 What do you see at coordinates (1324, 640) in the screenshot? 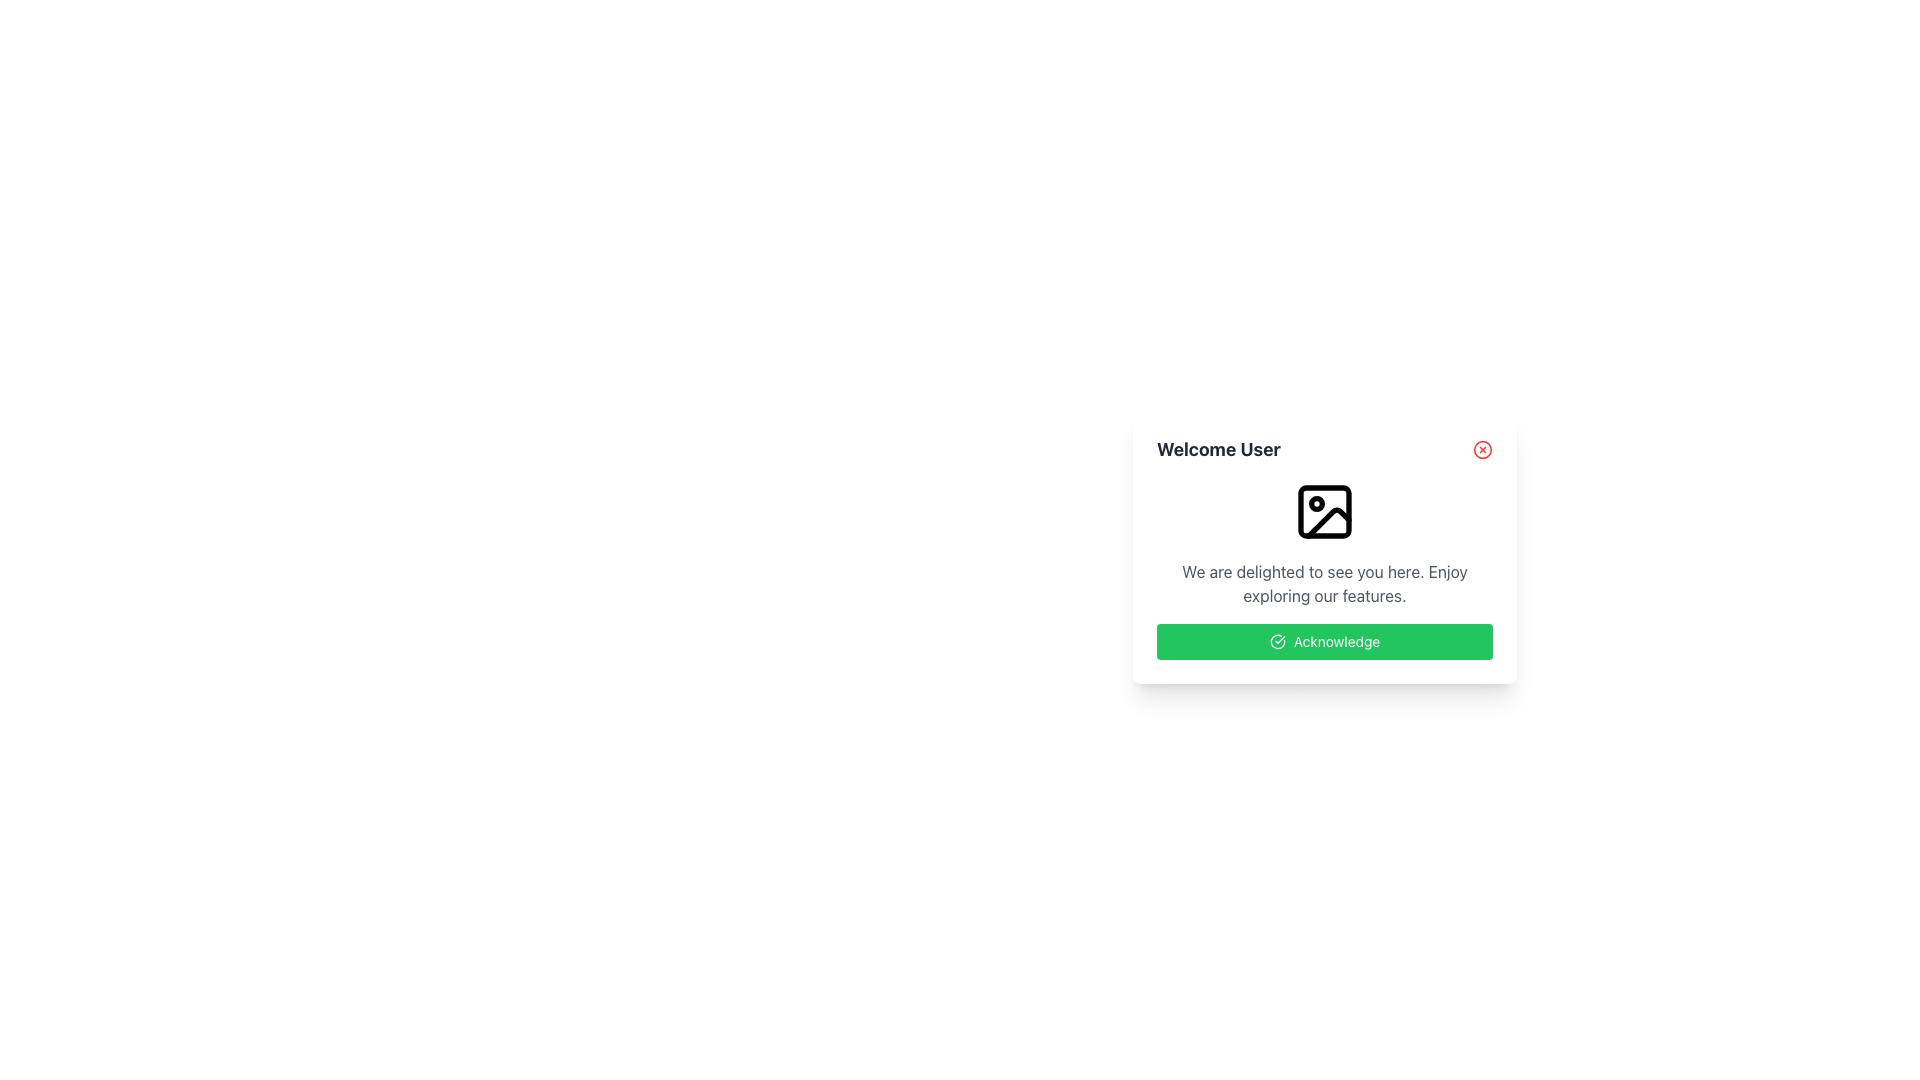
I see `the 'Acknowledge' button located at the bottom of the white, bordered card interface` at bounding box center [1324, 640].